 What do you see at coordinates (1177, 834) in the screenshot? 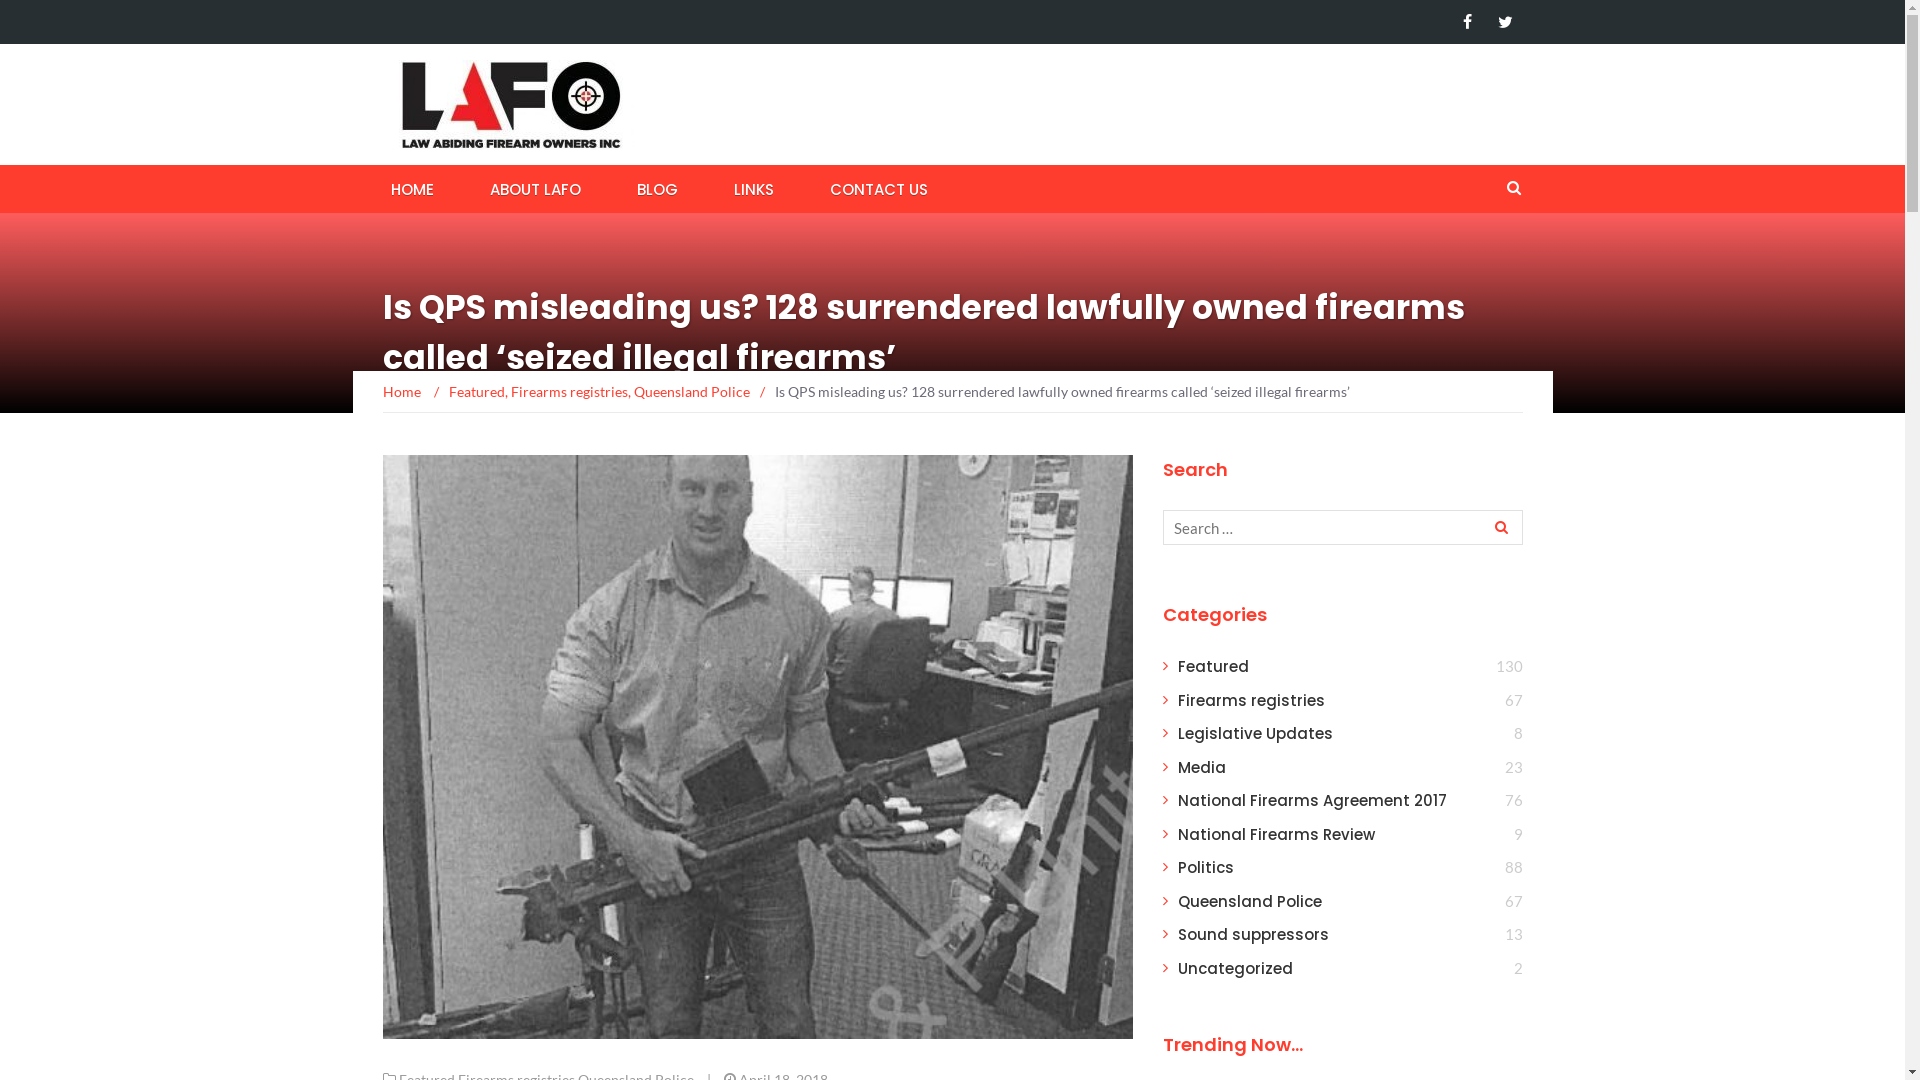
I see `'National Firearms Review'` at bounding box center [1177, 834].